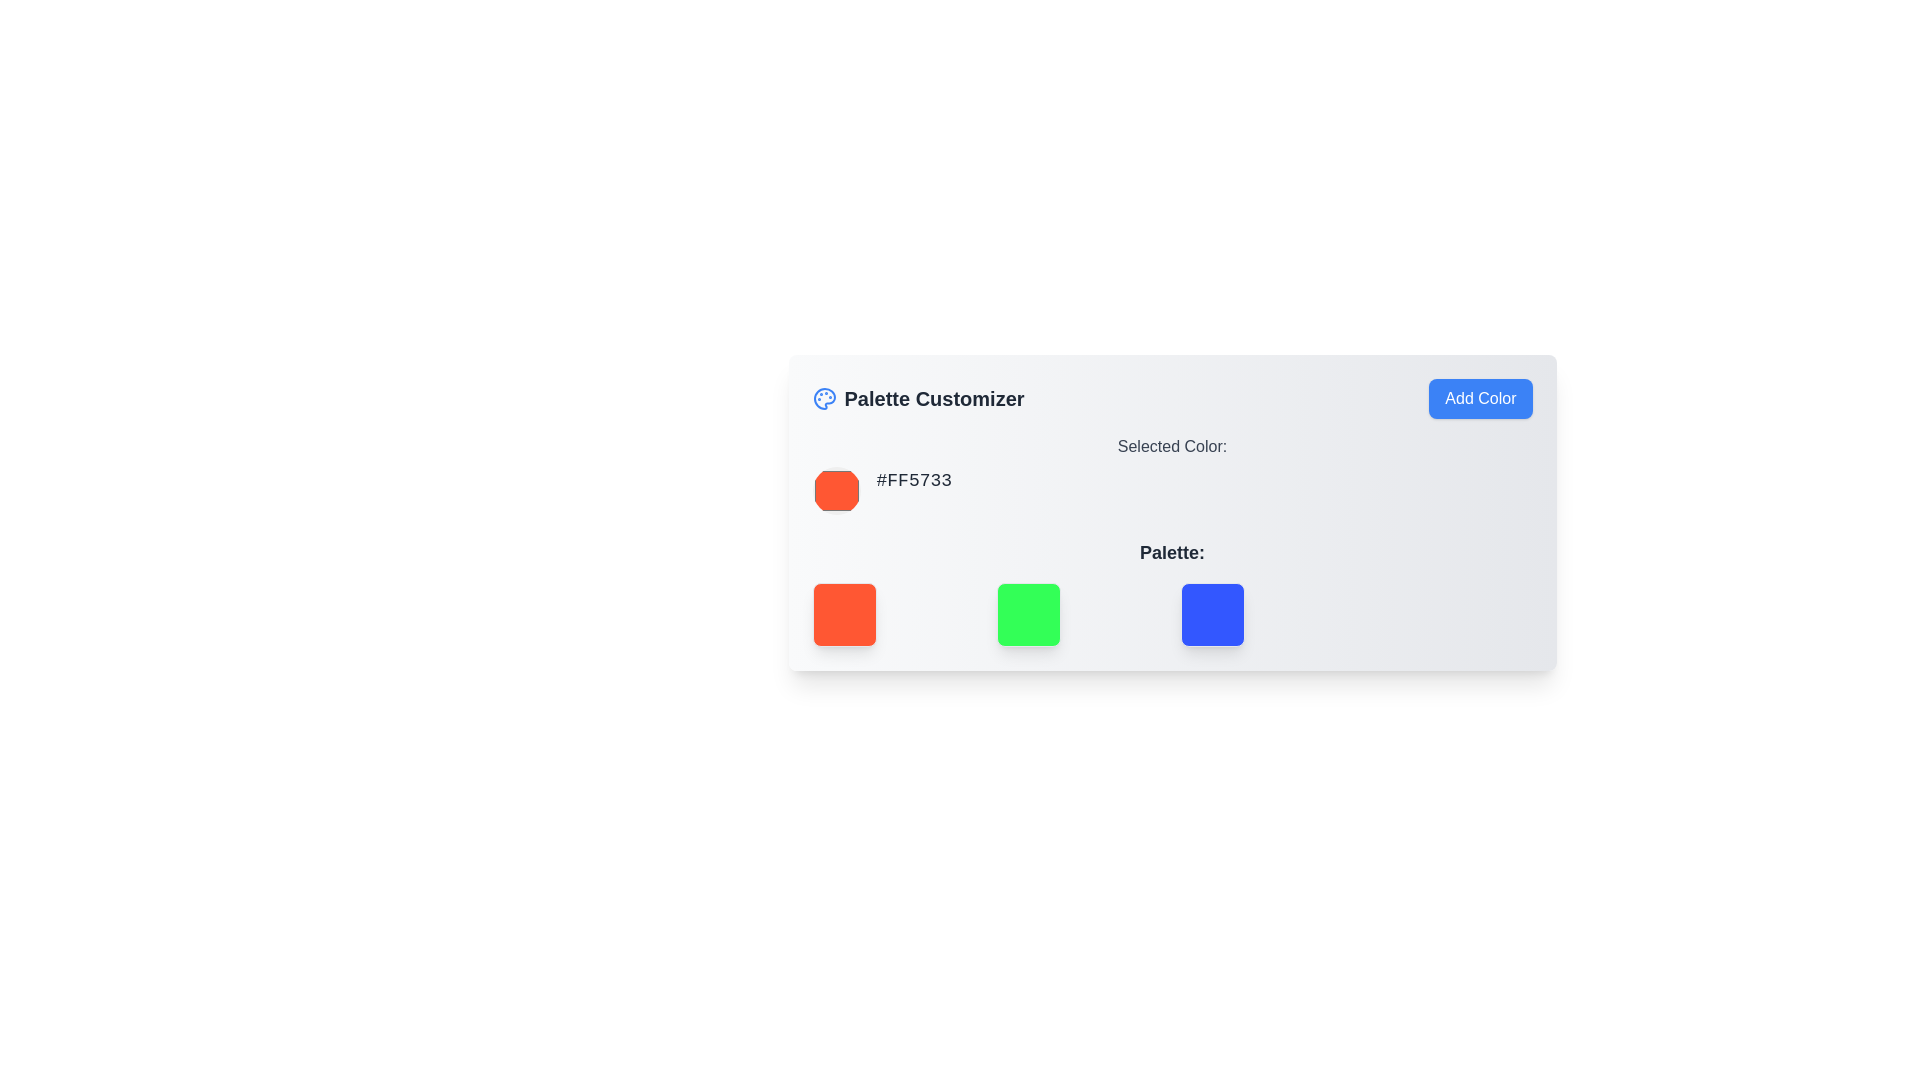 This screenshot has height=1080, width=1920. Describe the element at coordinates (1028, 613) in the screenshot. I see `the bright green color block element, which is the middle block in the color palette layout, to use it as a reference` at that location.